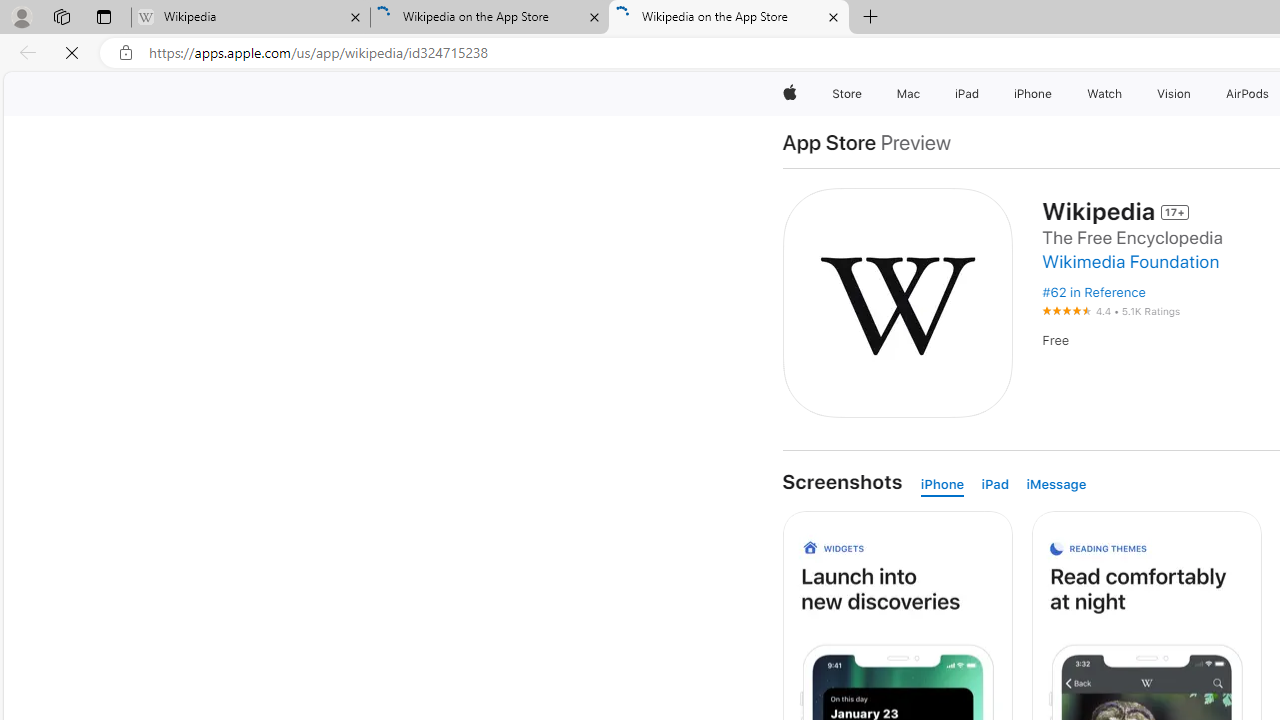  Describe the element at coordinates (788, 93) in the screenshot. I see `'Apple'` at that location.